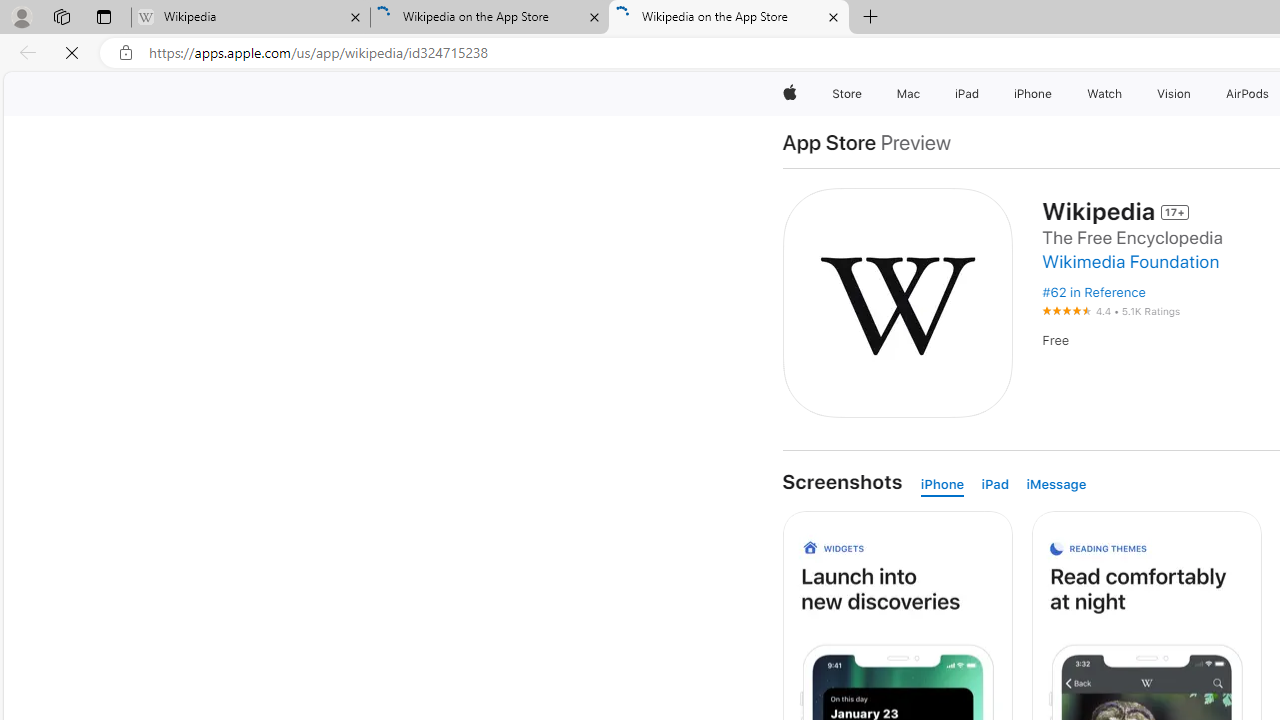  Describe the element at coordinates (788, 93) in the screenshot. I see `'Apple'` at that location.